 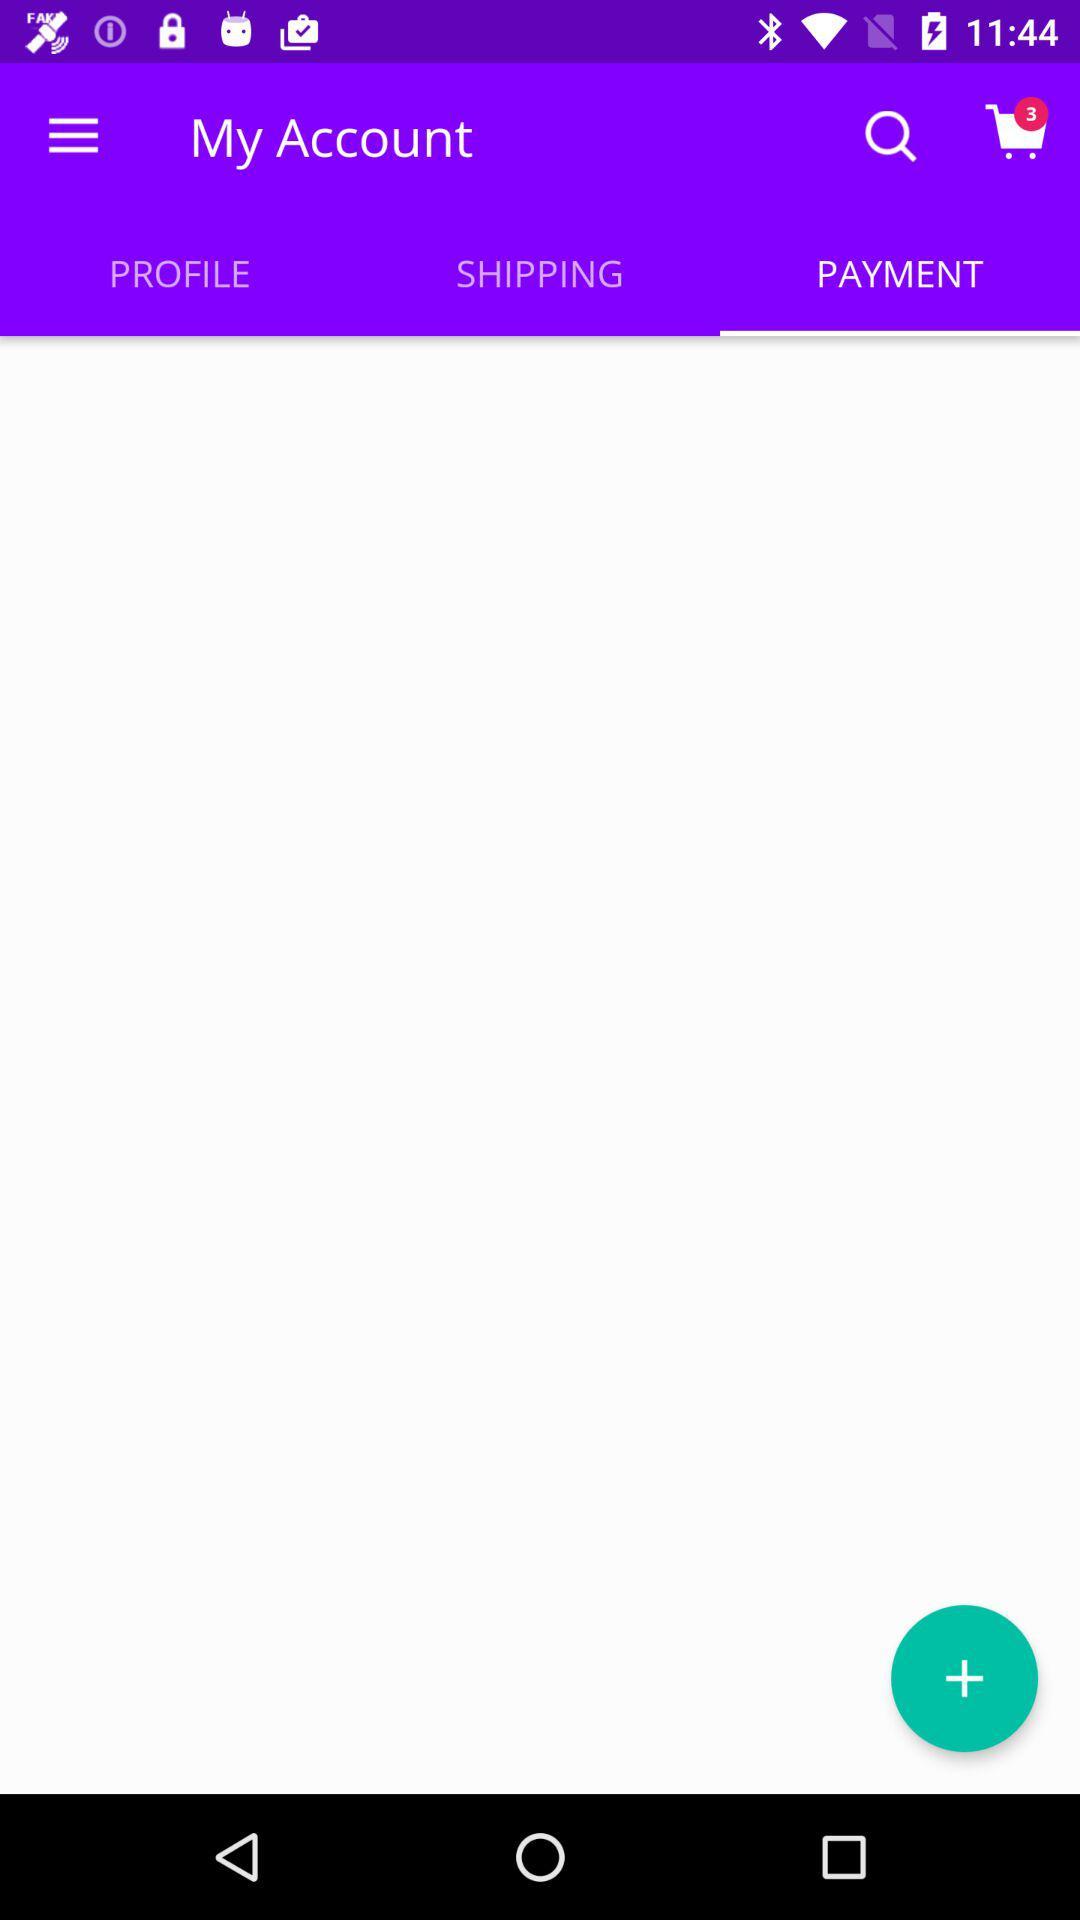 What do you see at coordinates (963, 1678) in the screenshot?
I see `new item` at bounding box center [963, 1678].